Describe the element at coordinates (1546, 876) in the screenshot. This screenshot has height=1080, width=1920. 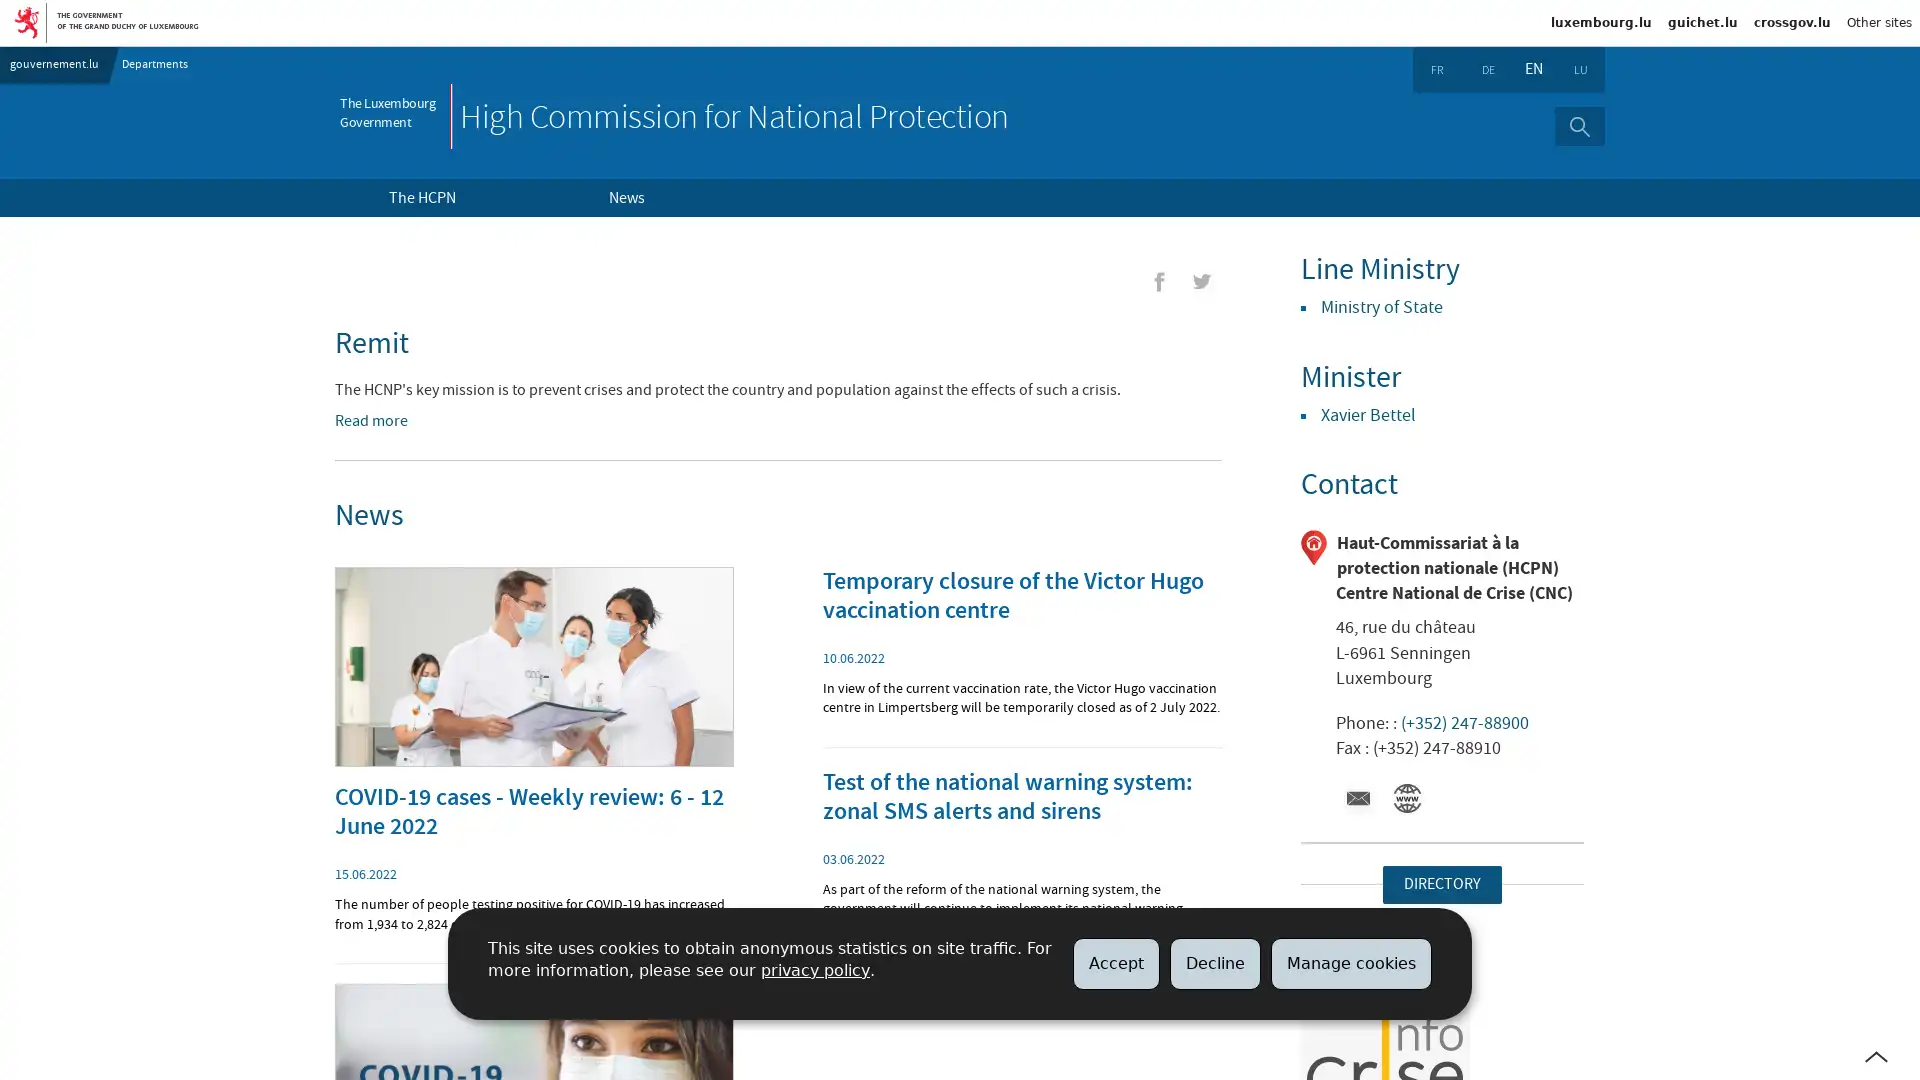
I see `imgFullScreen` at that location.